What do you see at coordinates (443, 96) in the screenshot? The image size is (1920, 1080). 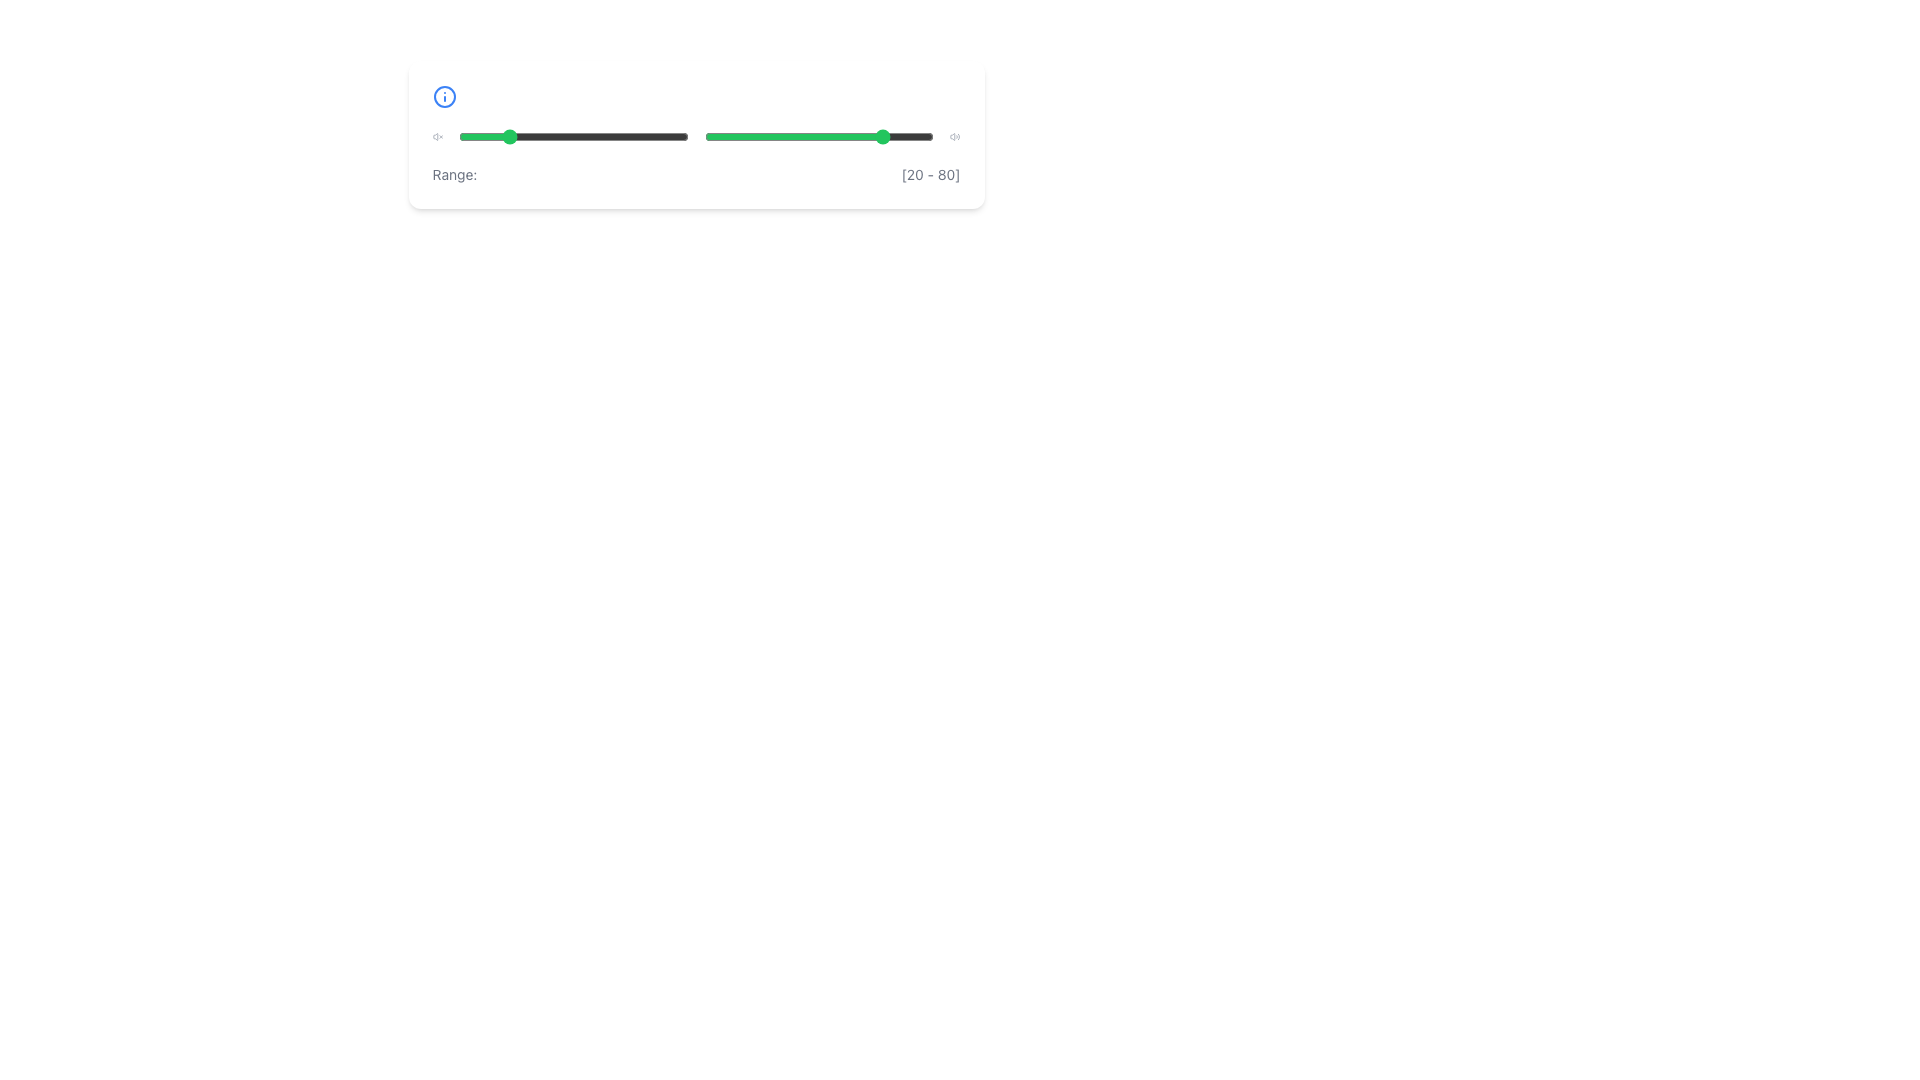 I see `the circular blue information icon containing an exclamation mark` at bounding box center [443, 96].